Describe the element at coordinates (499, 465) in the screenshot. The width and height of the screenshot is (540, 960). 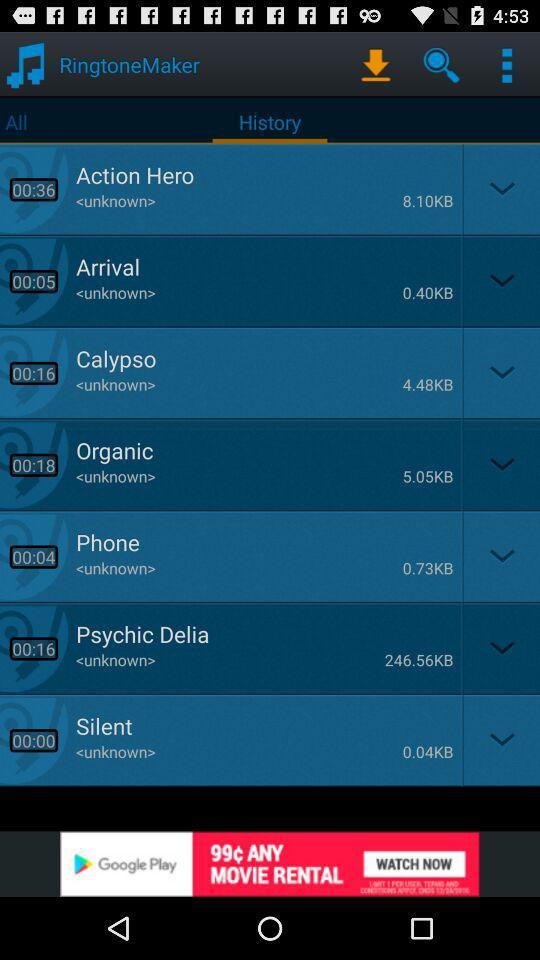
I see `drop down button right to organic` at that location.